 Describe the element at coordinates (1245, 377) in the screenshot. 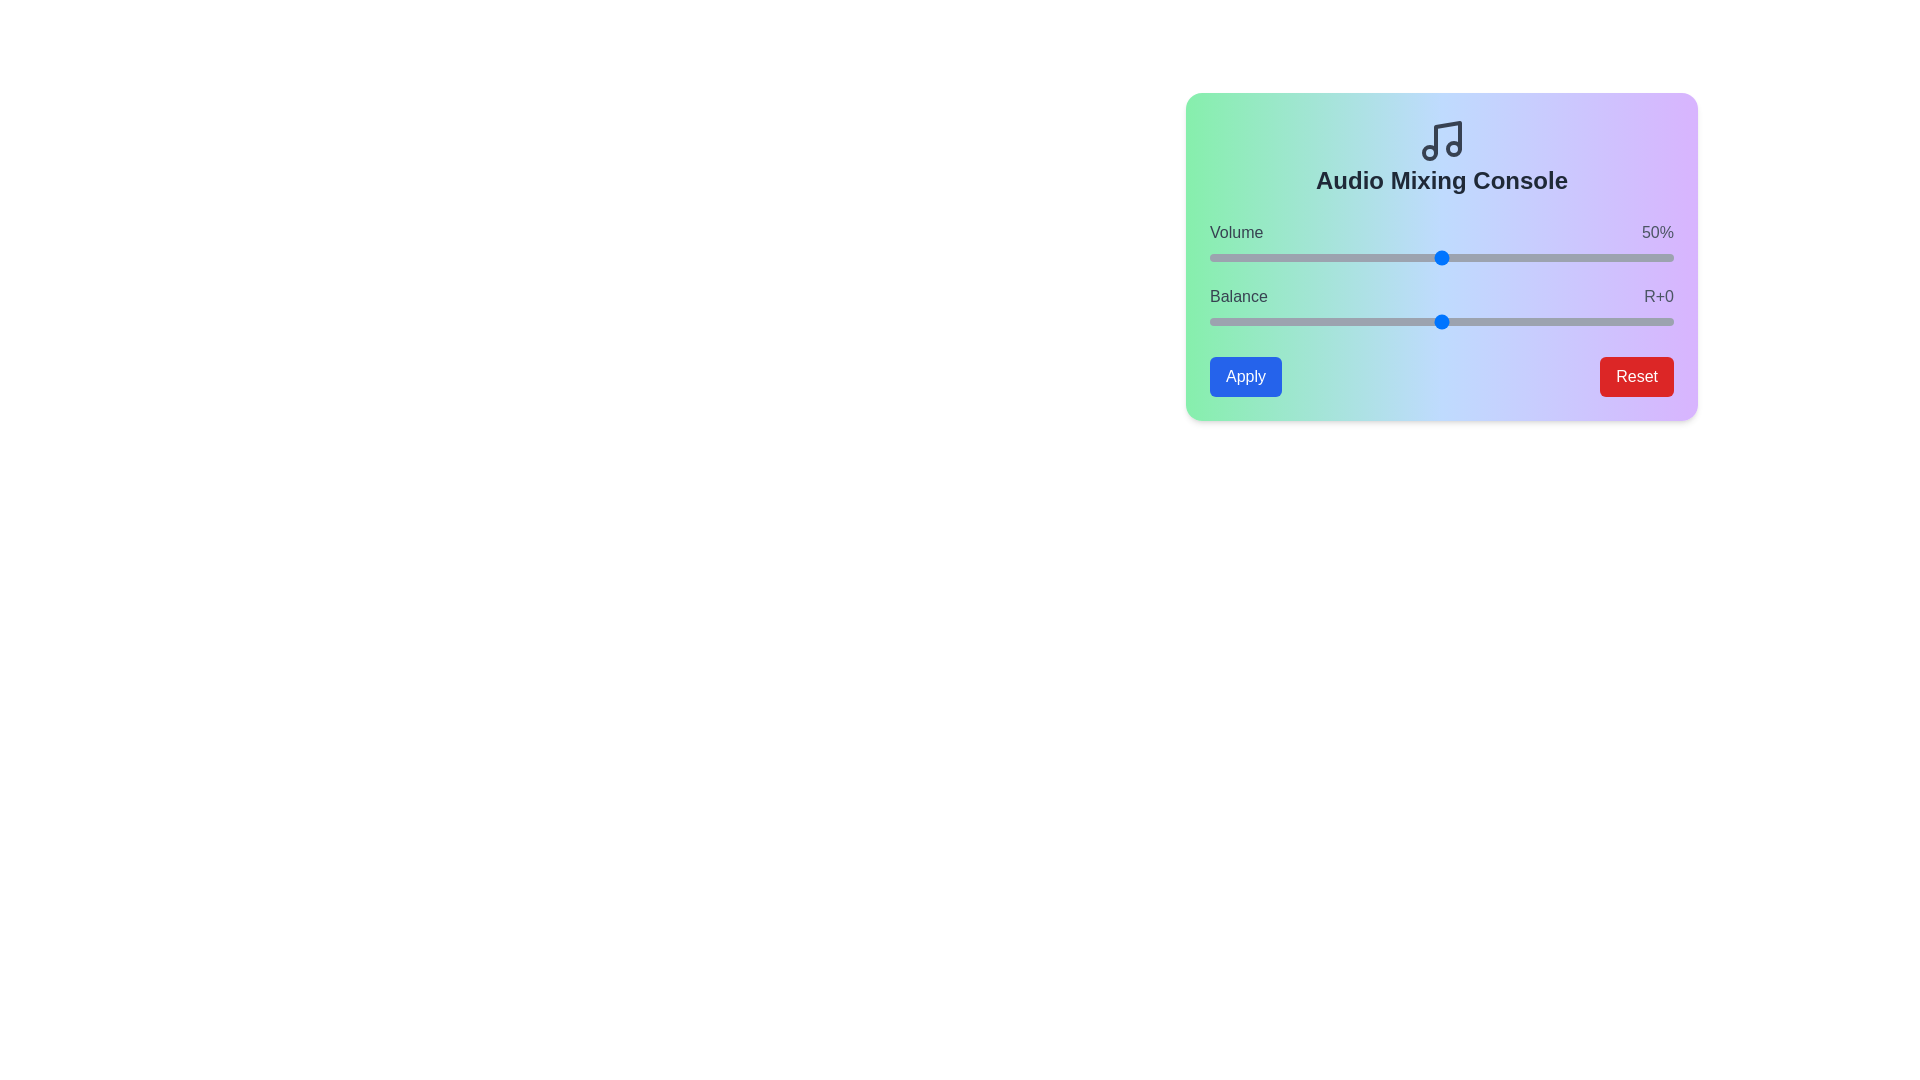

I see `the 'Apply' button located on the left side of the interface` at that location.